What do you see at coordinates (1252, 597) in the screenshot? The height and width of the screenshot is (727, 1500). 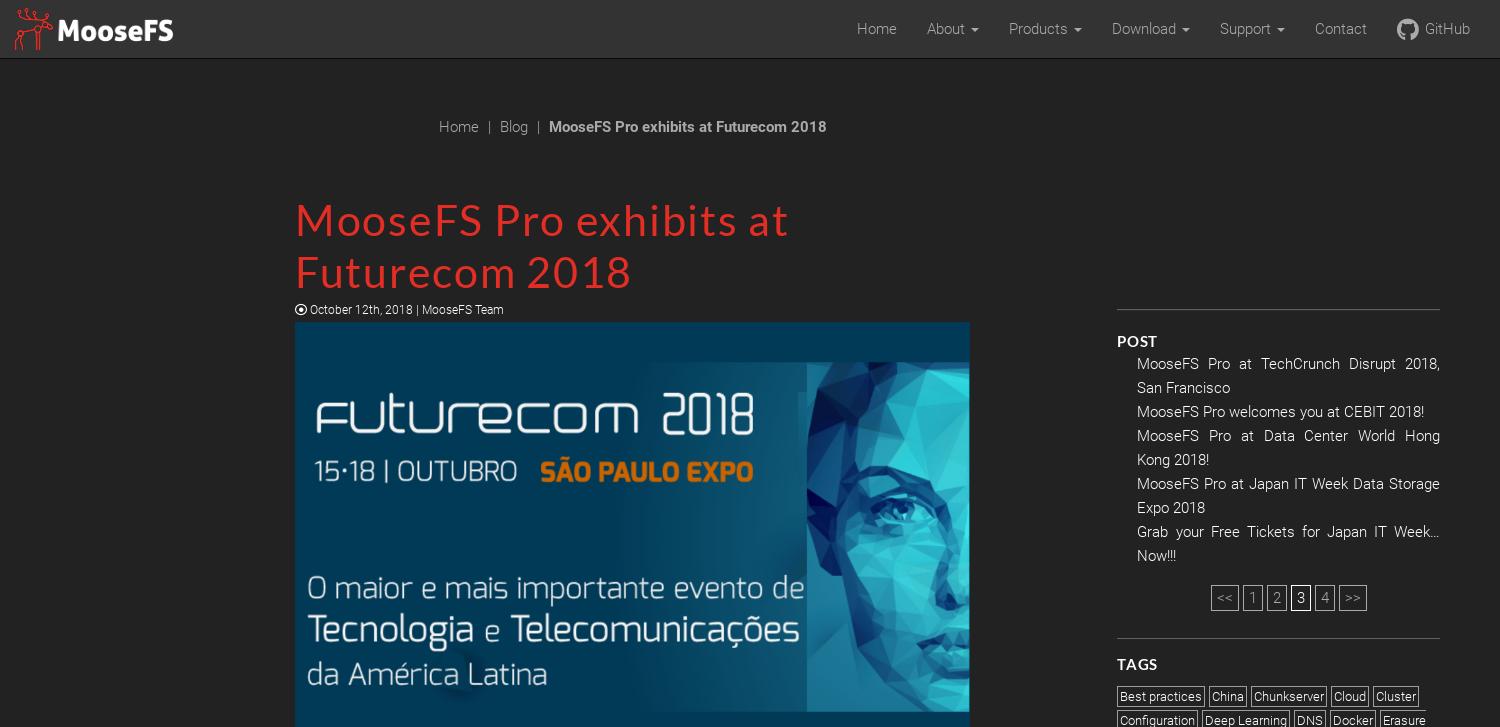 I see `'1'` at bounding box center [1252, 597].